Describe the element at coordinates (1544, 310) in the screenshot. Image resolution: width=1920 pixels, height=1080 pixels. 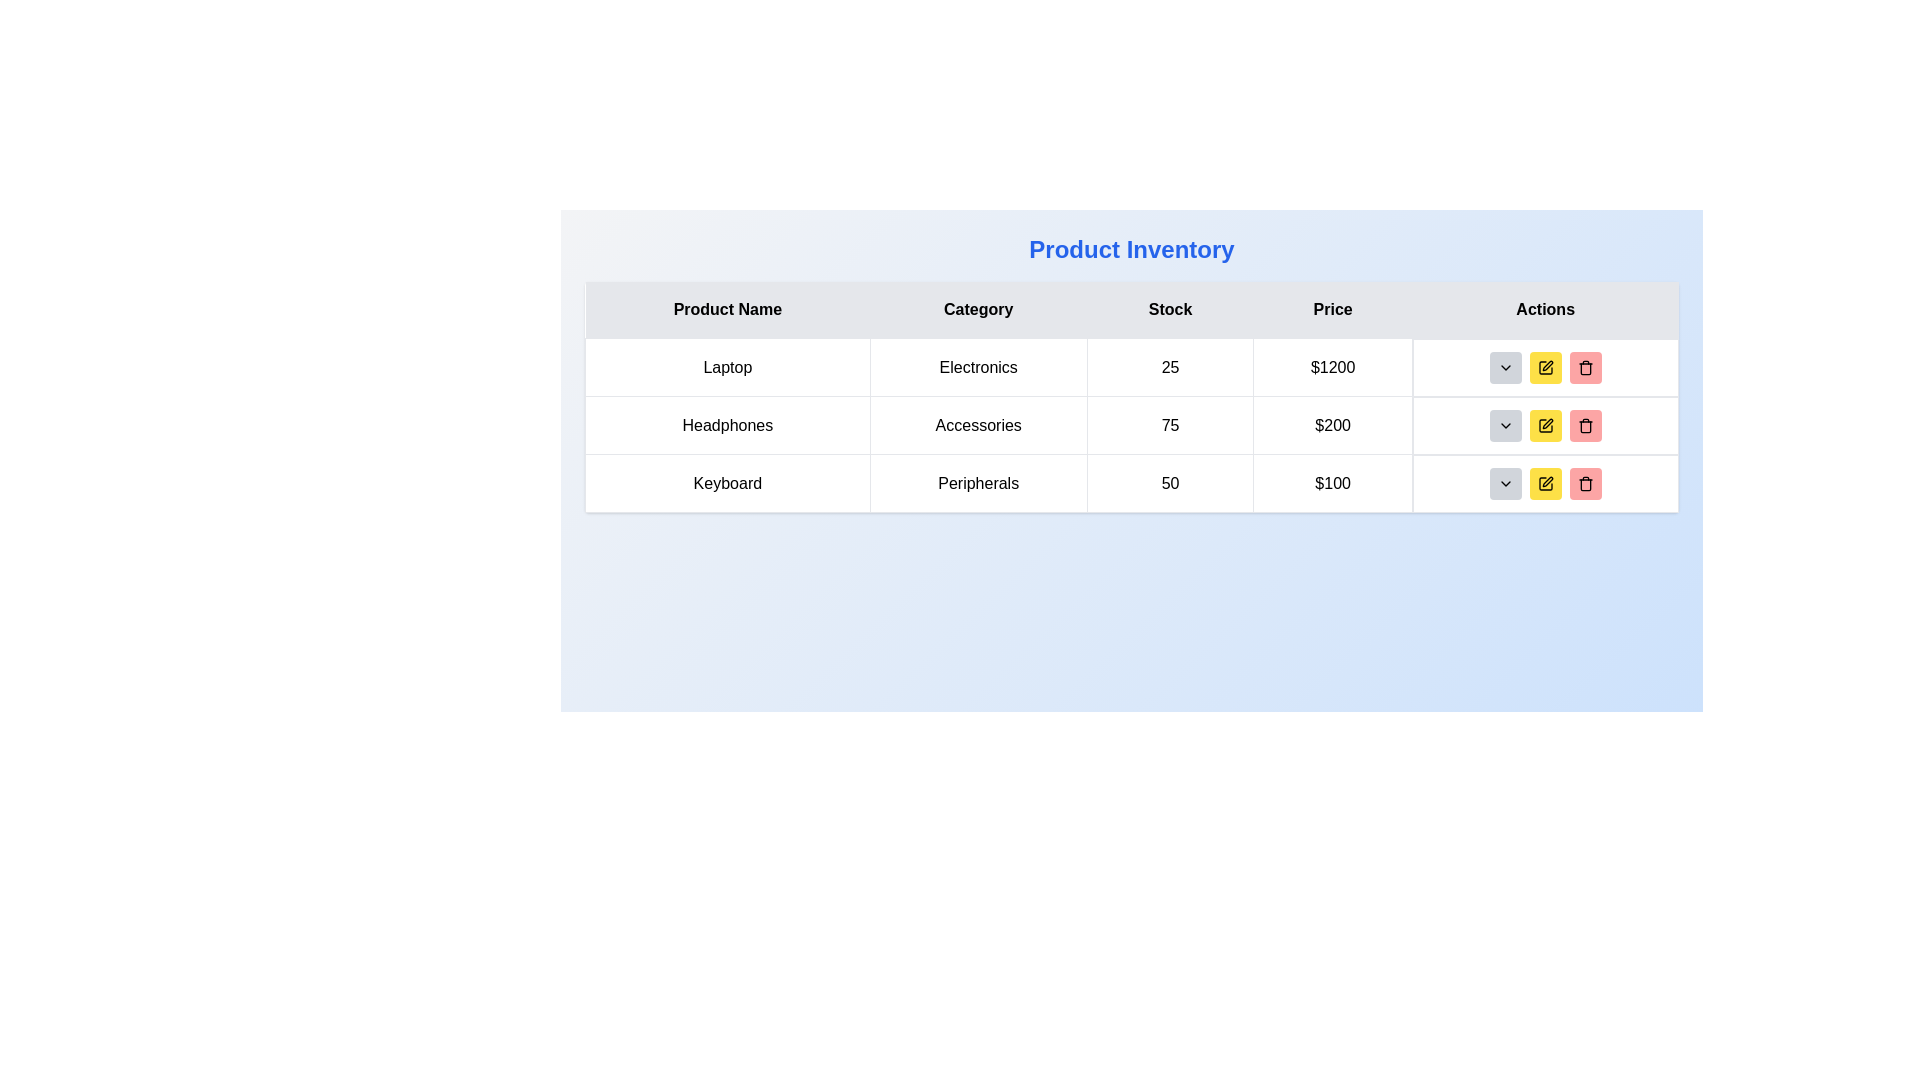
I see `the 'Actions' header, which is the fifth header in the row above the data table, displayed in bold text and aligned with other headers` at that location.